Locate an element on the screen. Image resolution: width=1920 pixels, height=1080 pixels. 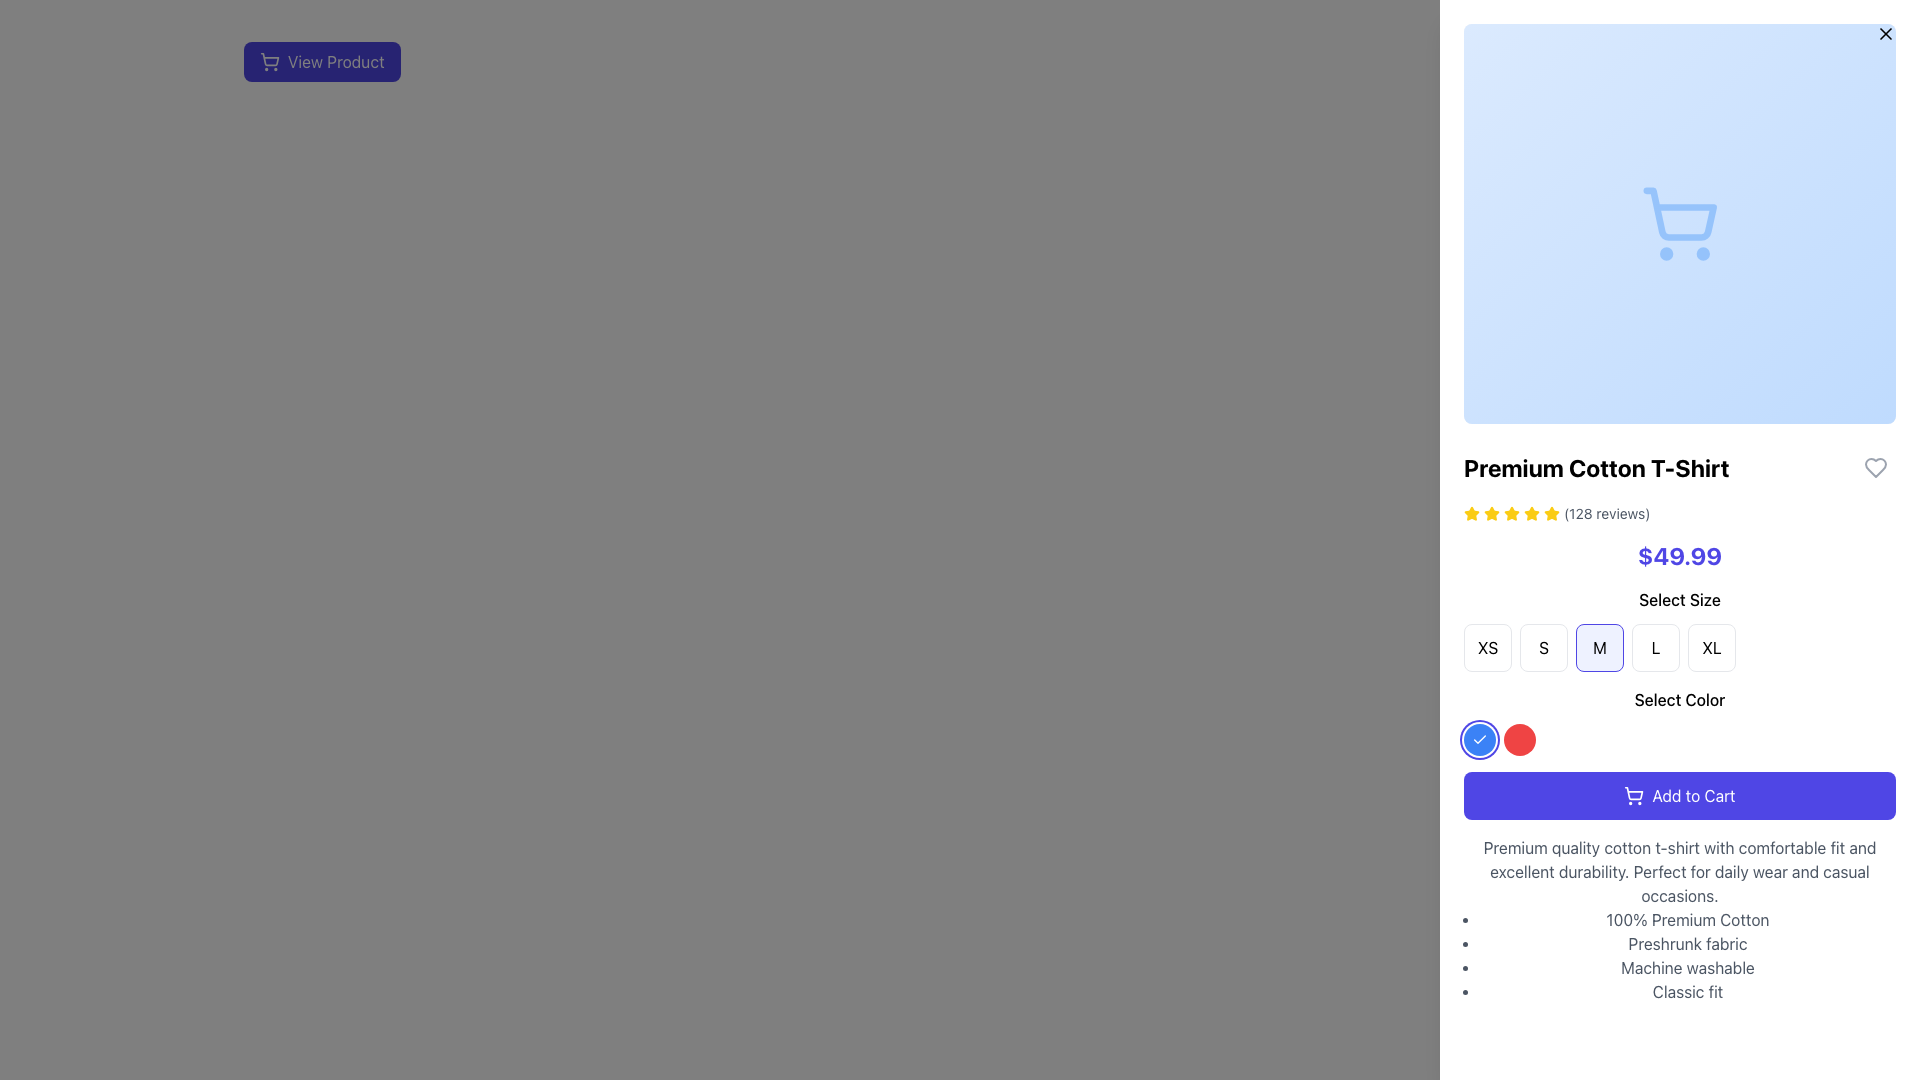
the 'Select Size' static text label which serves as a title for the size selection options is located at coordinates (1680, 599).